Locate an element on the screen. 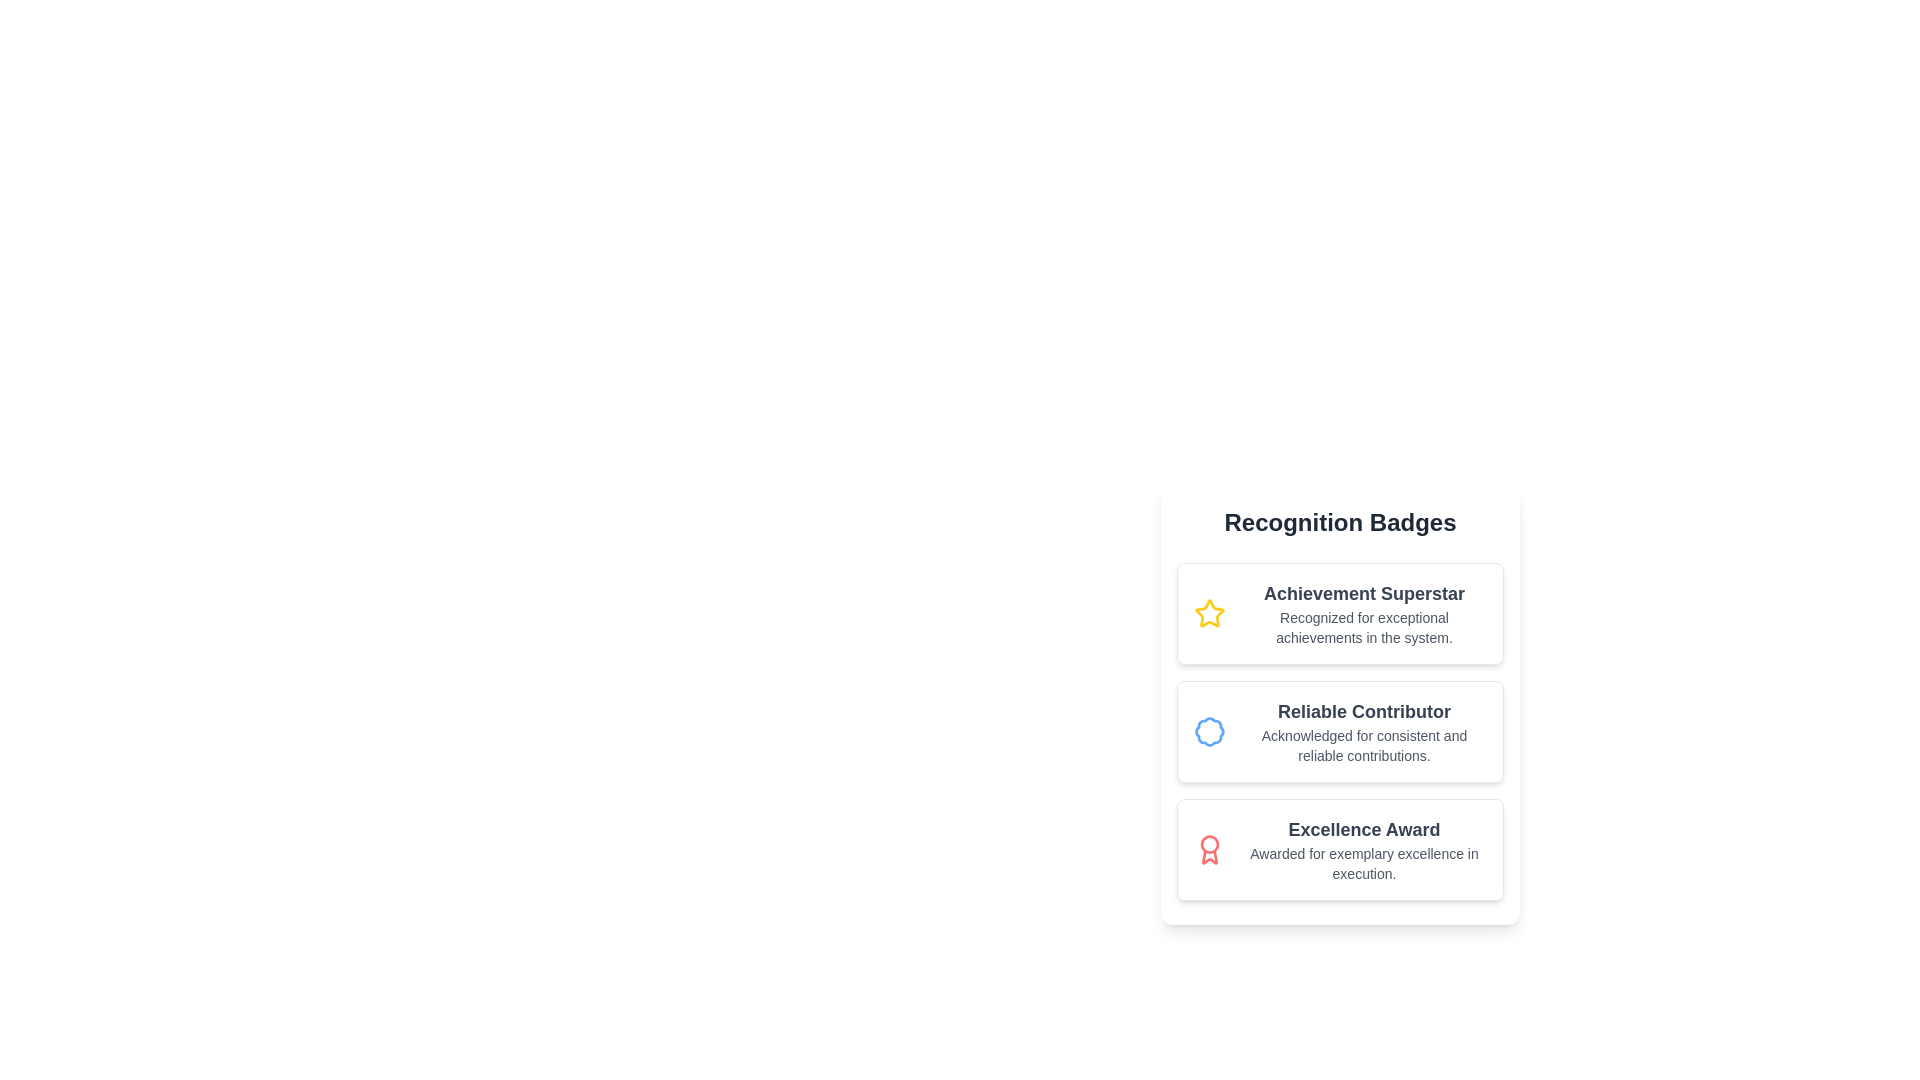 Image resolution: width=1920 pixels, height=1080 pixels. the section title text element that serves as the header for the recognition badges information display, located at the top of the card-styled section is located at coordinates (1340, 522).